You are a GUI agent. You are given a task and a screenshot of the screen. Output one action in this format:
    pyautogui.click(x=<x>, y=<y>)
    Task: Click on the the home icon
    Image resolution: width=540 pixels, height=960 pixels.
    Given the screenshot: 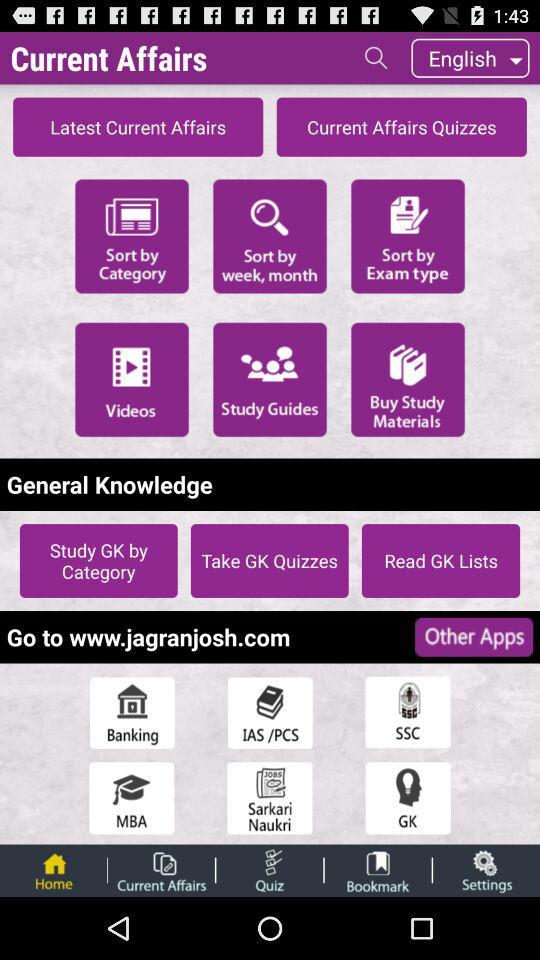 What is the action you would take?
    pyautogui.click(x=53, y=931)
    